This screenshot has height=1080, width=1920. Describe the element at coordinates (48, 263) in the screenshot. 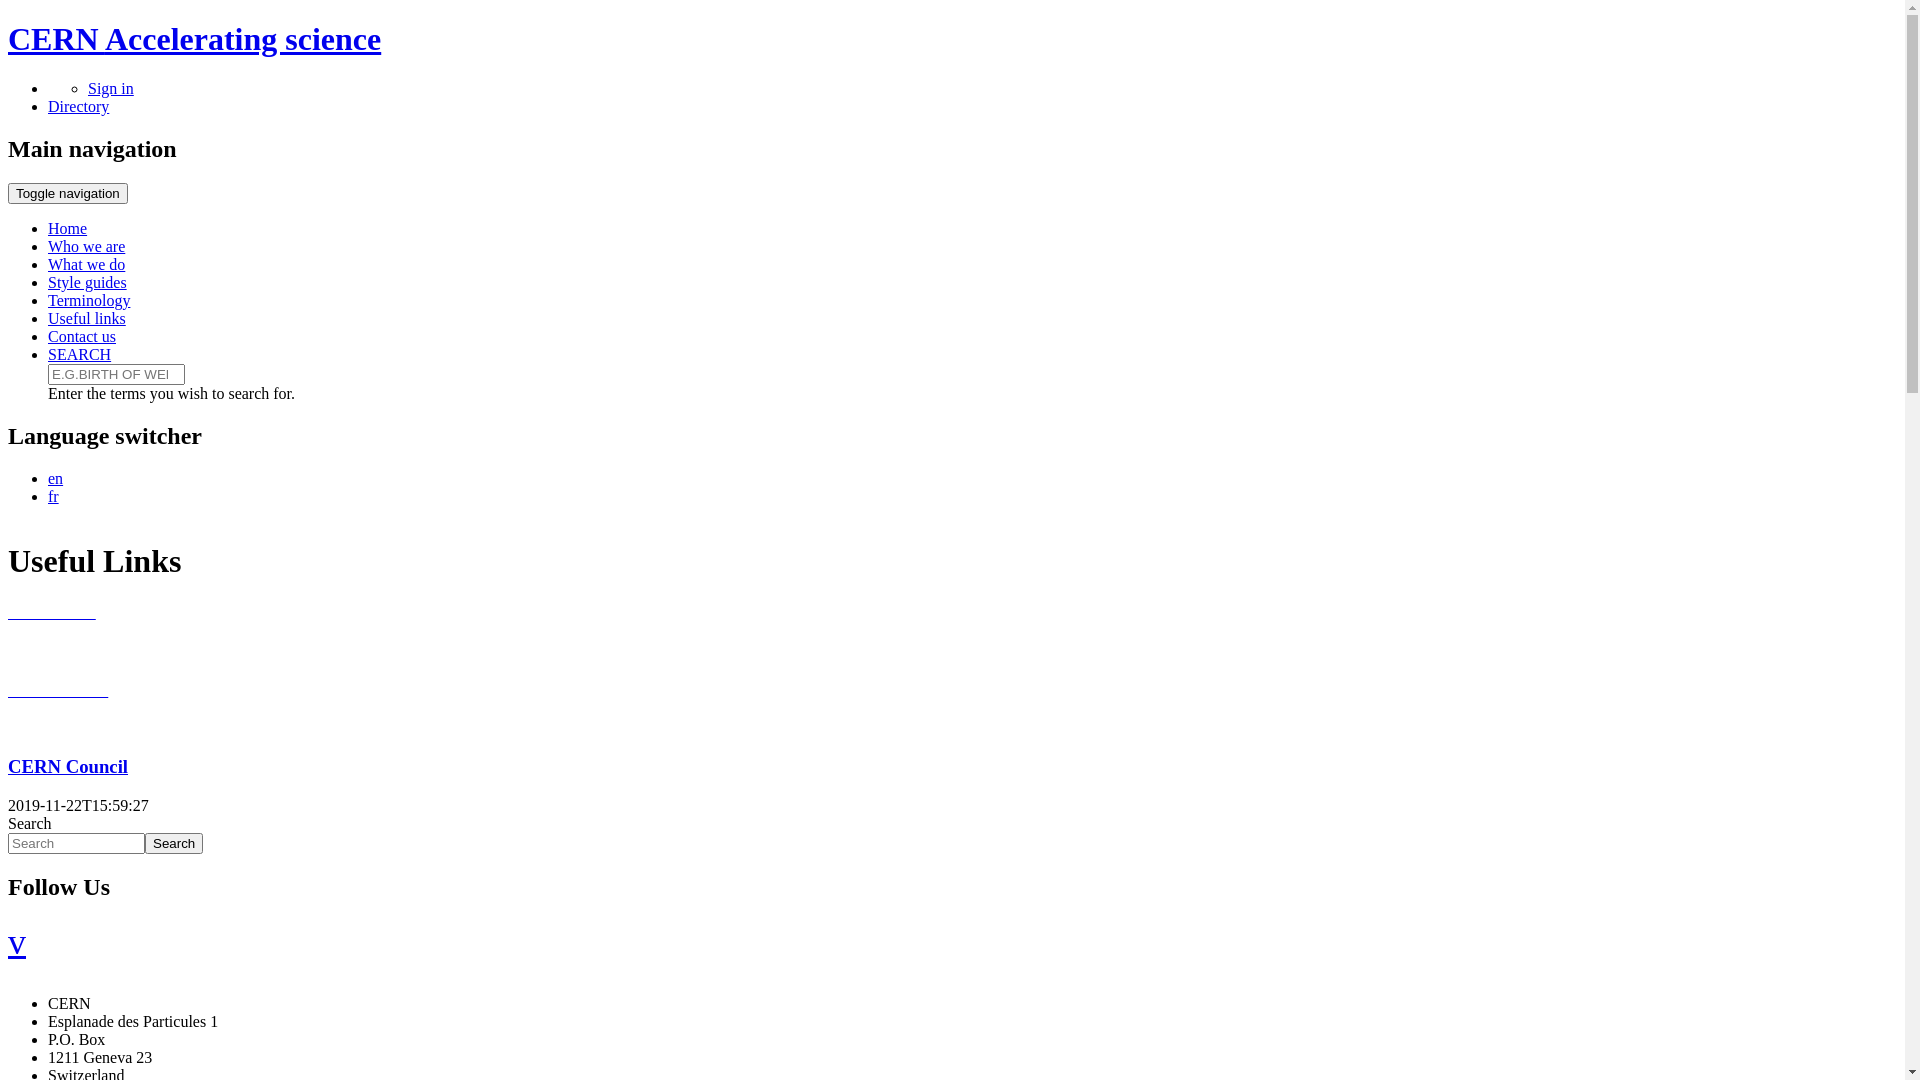

I see `'What we do'` at that location.